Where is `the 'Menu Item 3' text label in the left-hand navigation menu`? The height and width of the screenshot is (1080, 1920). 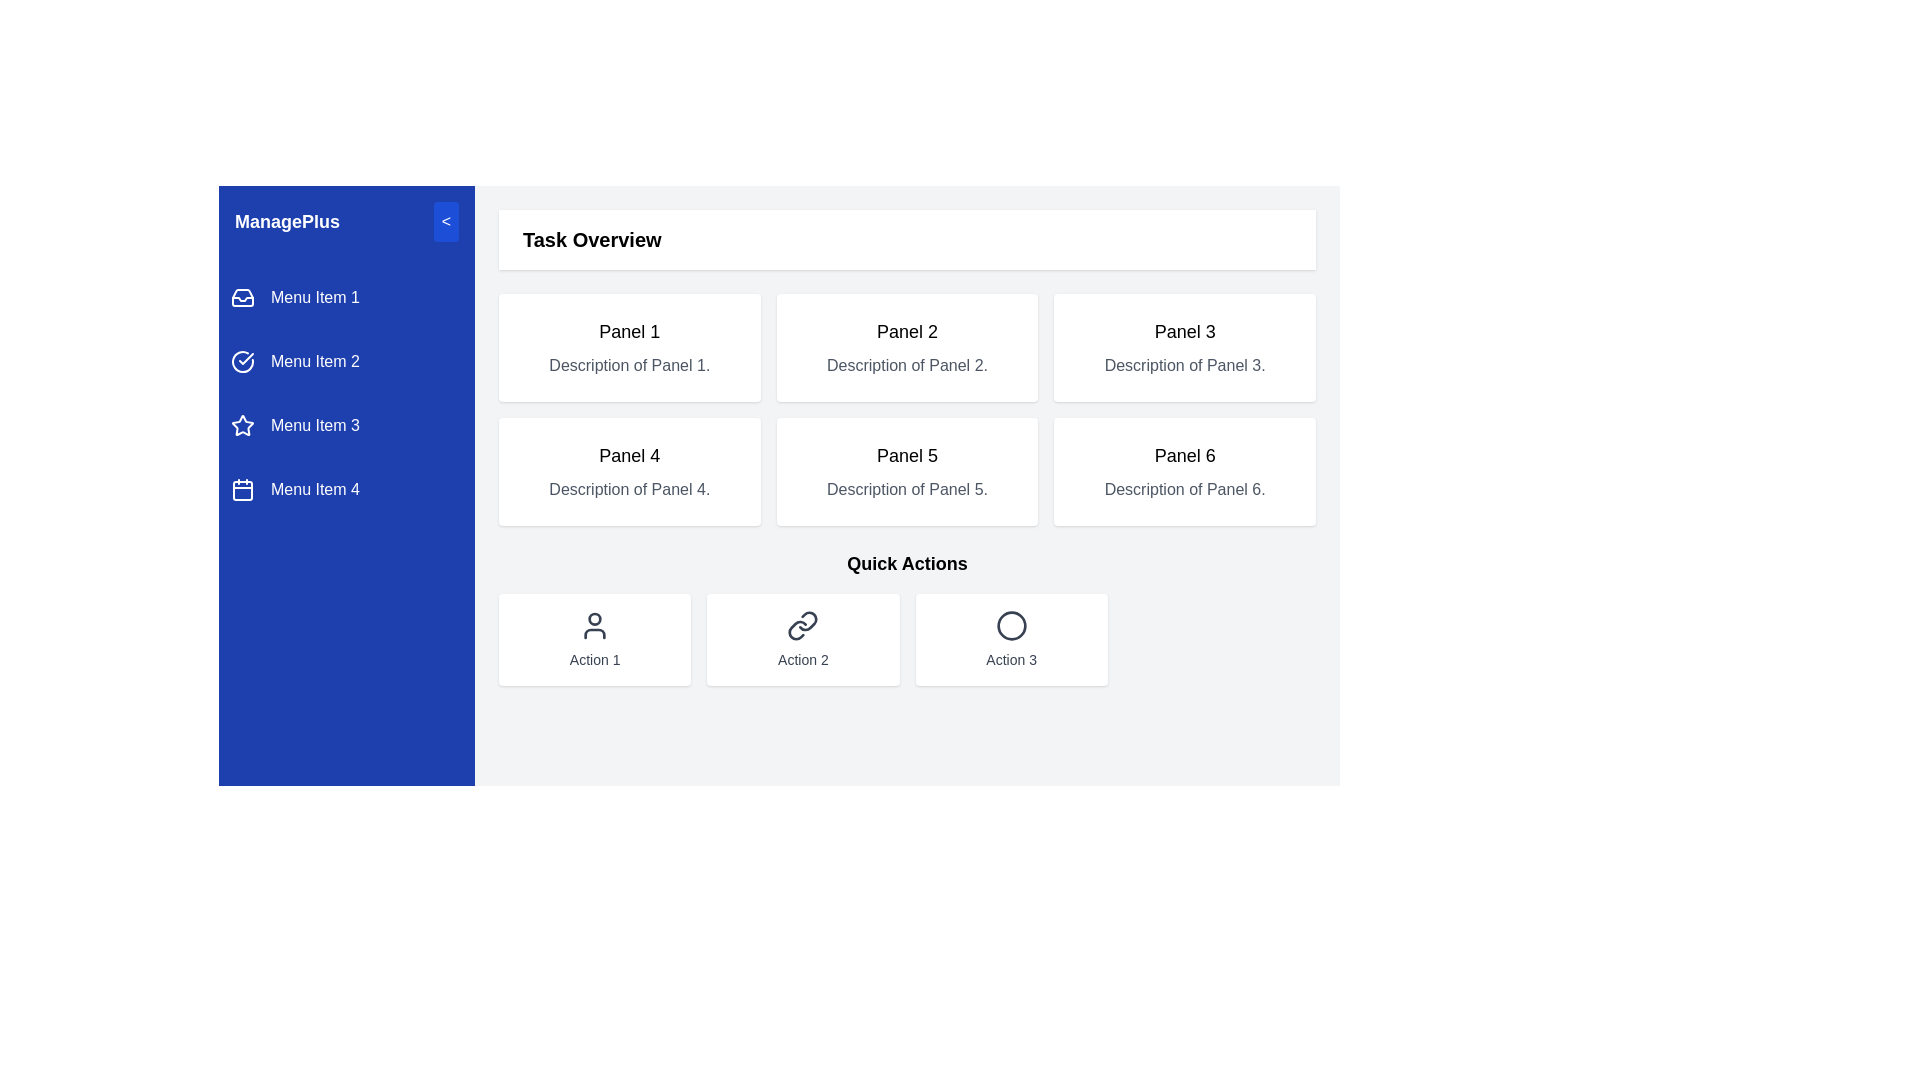 the 'Menu Item 3' text label in the left-hand navigation menu is located at coordinates (314, 424).